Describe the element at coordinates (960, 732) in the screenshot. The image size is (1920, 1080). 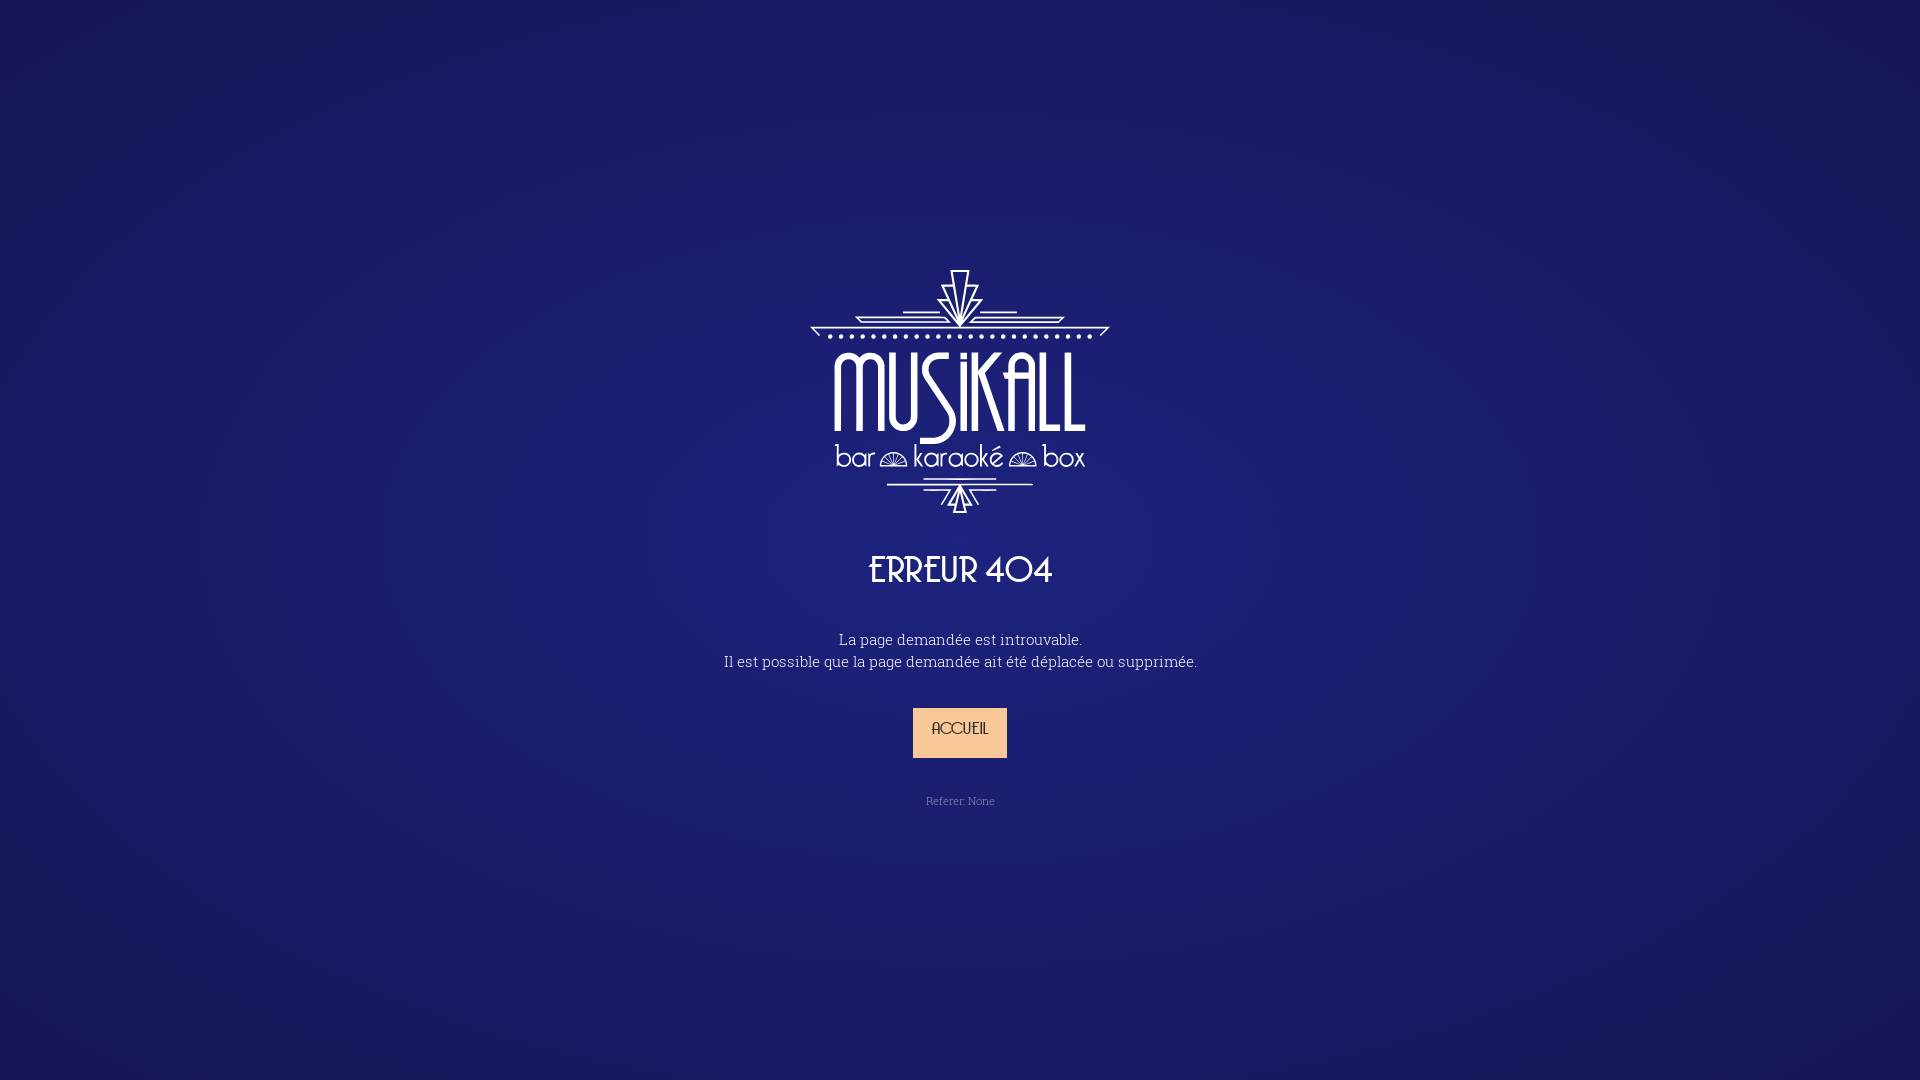
I see `'ACCUEIL'` at that location.